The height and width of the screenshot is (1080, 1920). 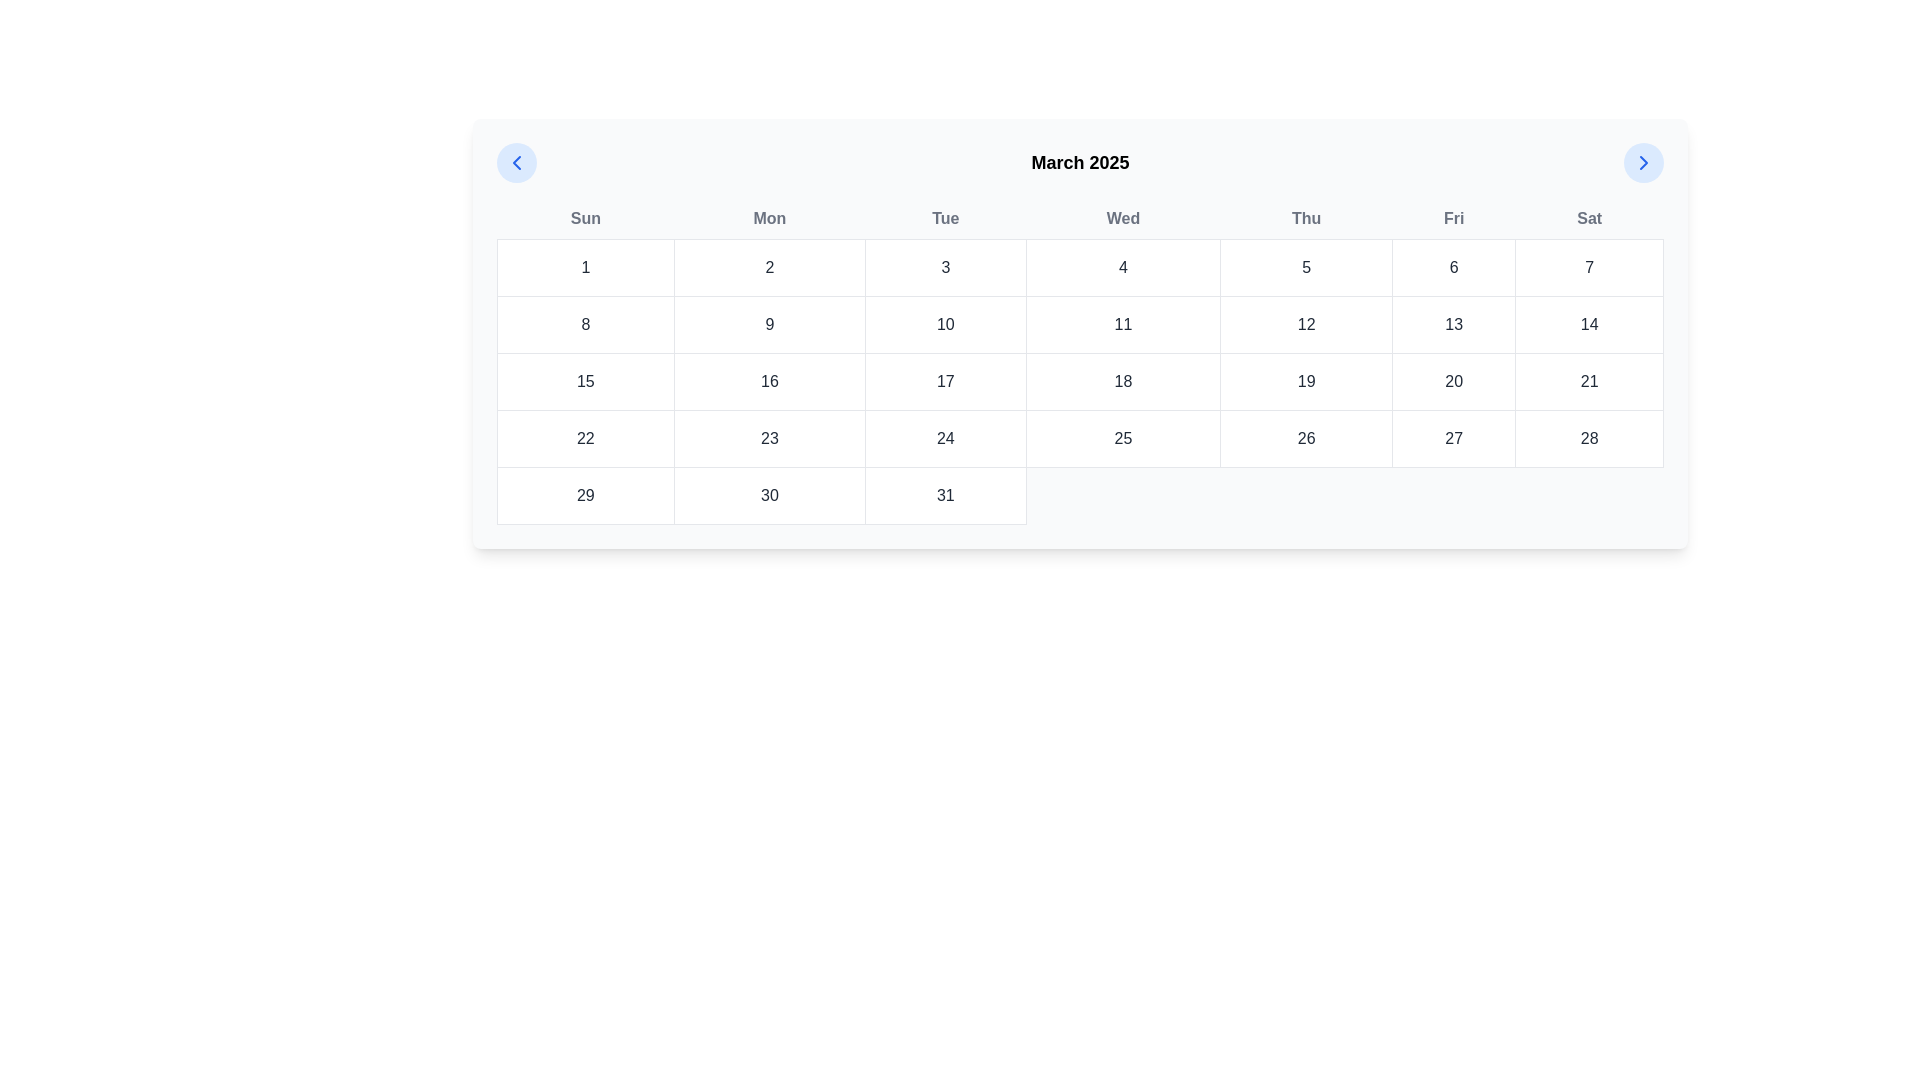 I want to click on the last day cell (31) of the last week row in the calendar, so click(x=1079, y=495).